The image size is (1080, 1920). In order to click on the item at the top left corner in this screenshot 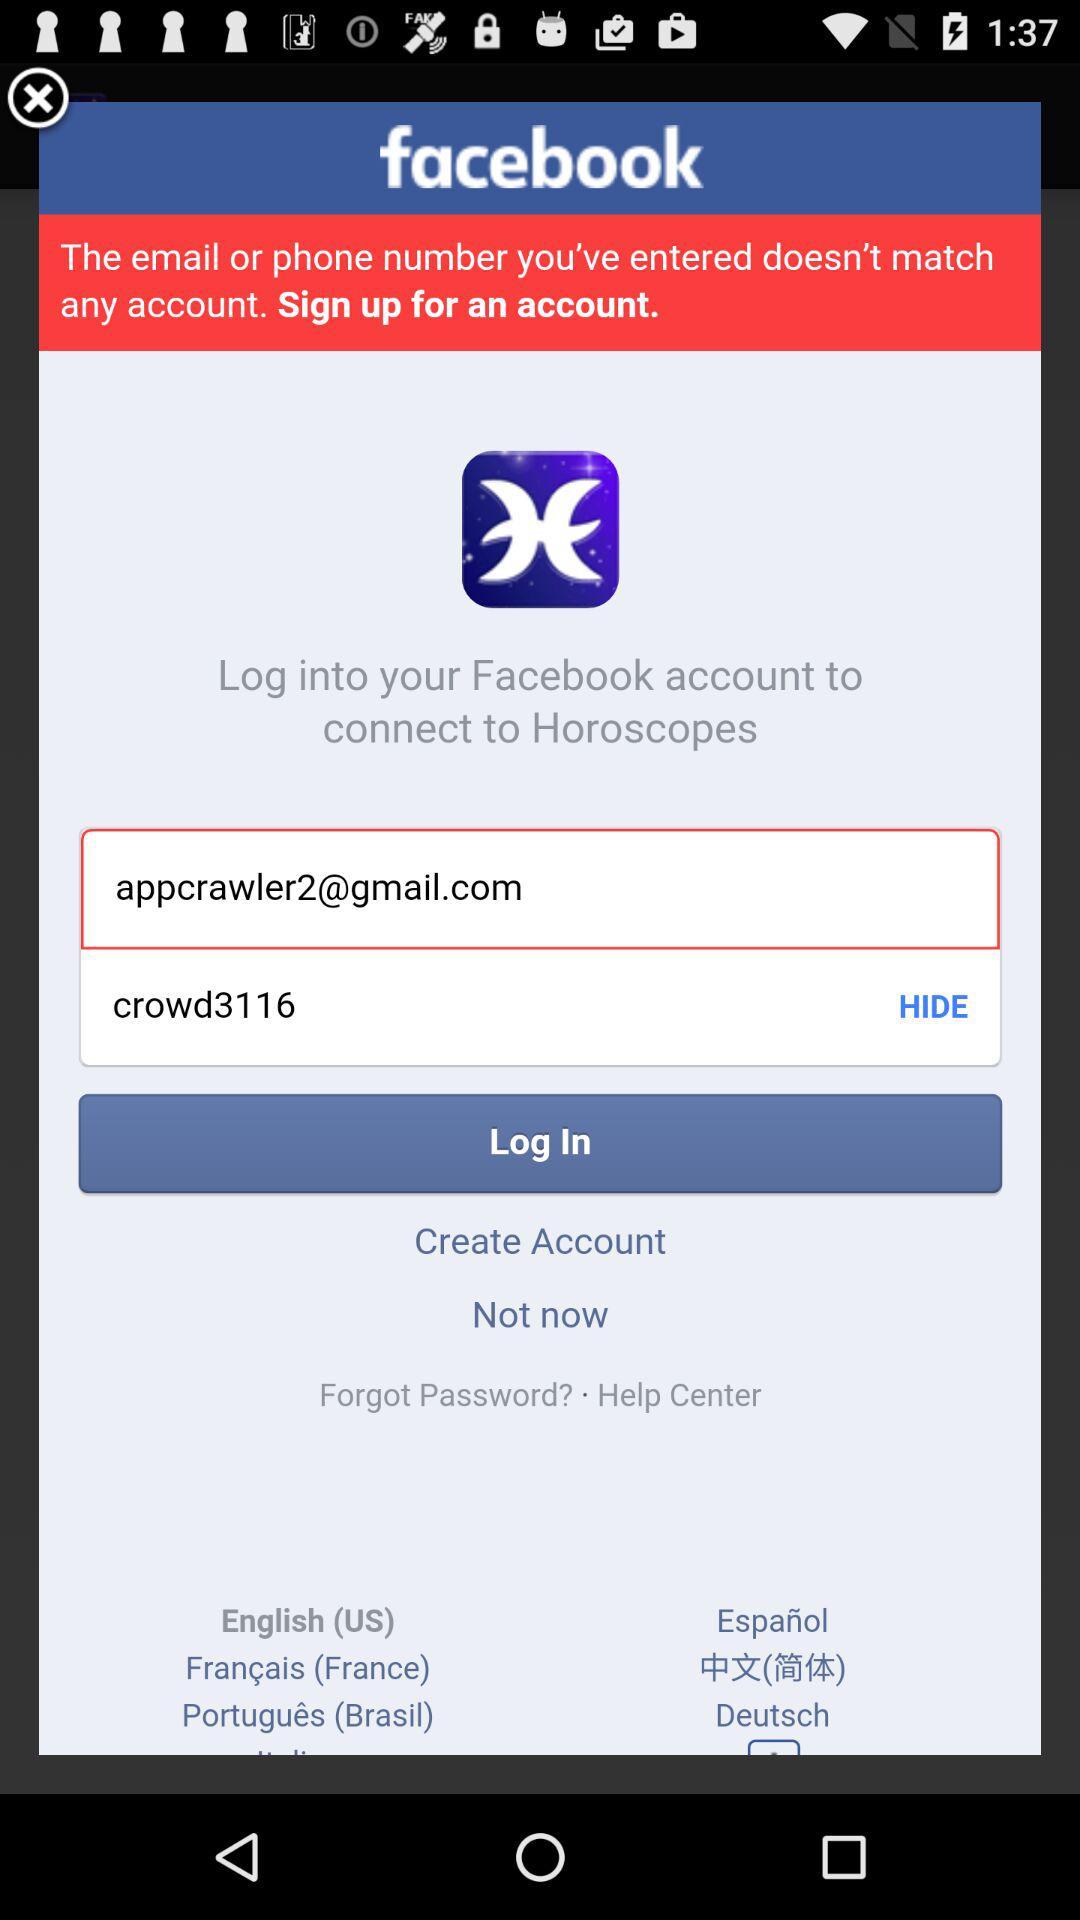, I will do `click(38, 100)`.